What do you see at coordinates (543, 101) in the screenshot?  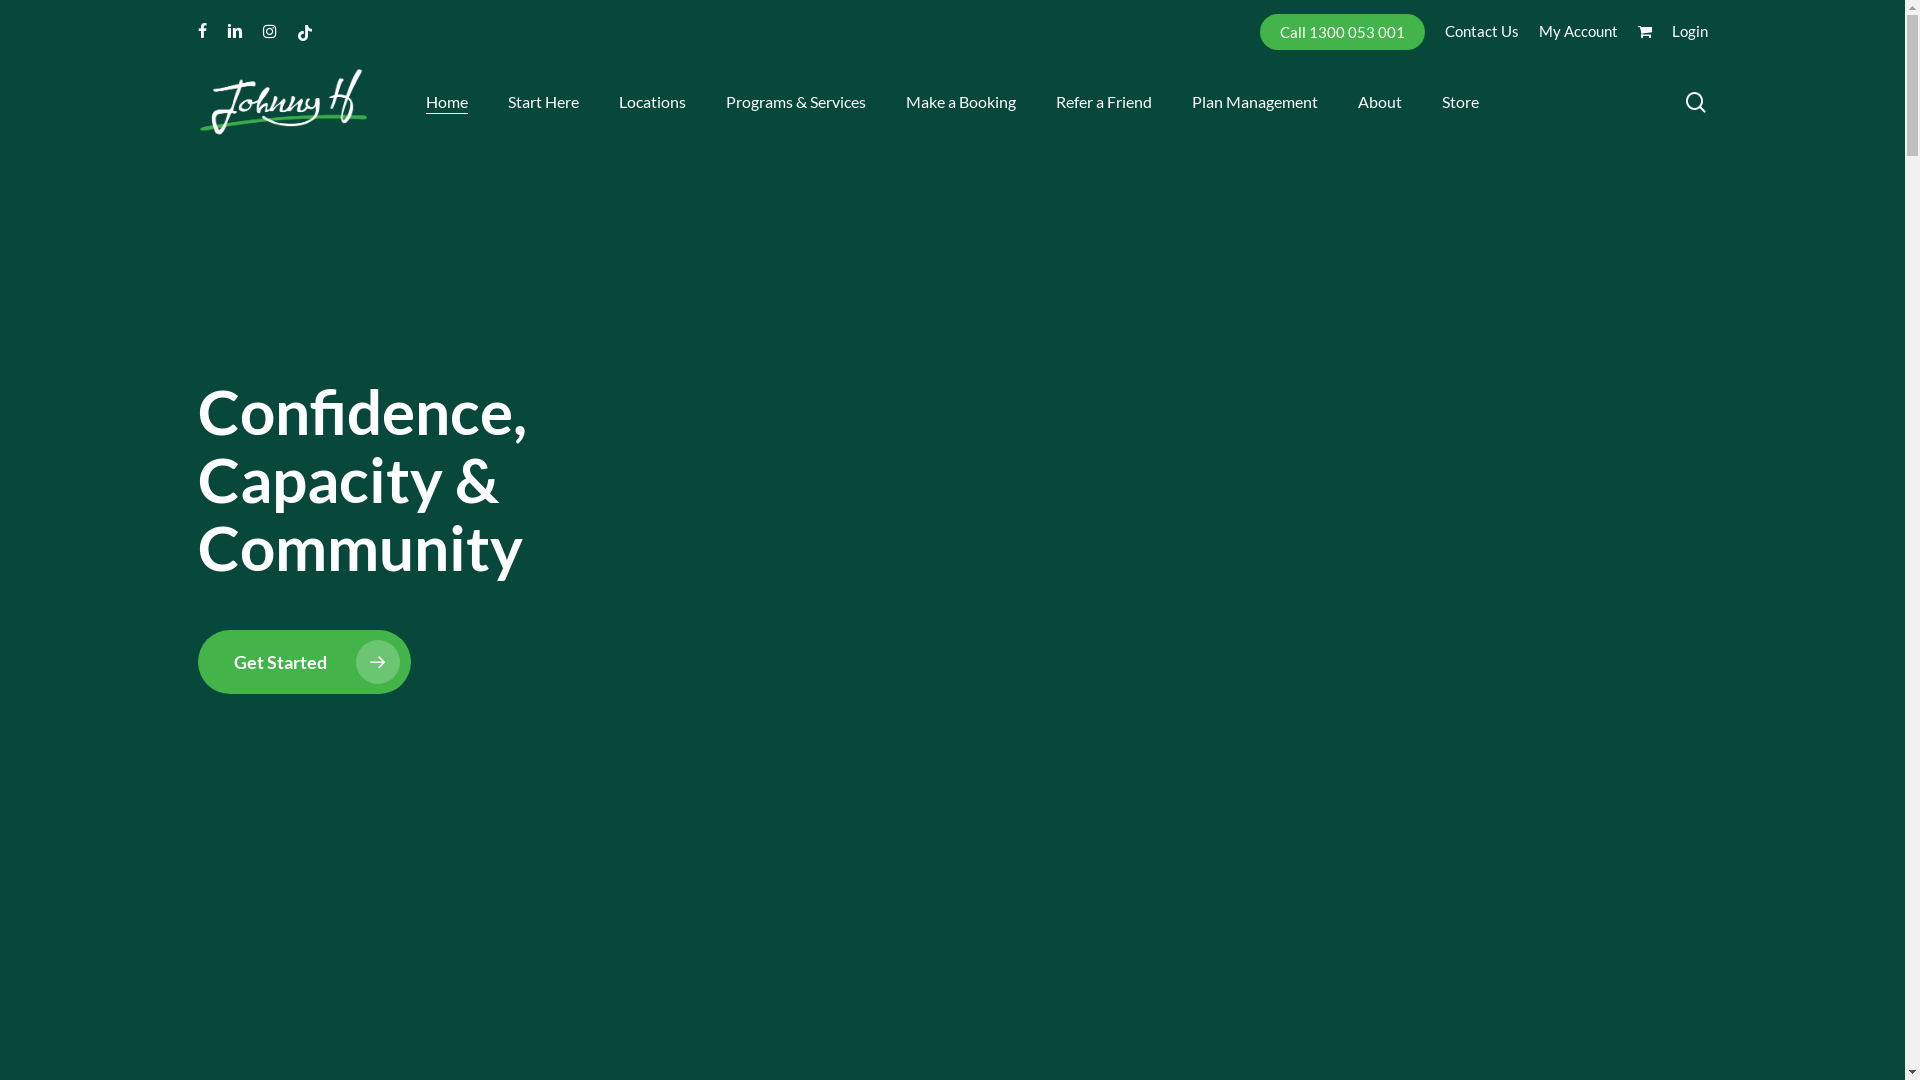 I see `'Start Here'` at bounding box center [543, 101].